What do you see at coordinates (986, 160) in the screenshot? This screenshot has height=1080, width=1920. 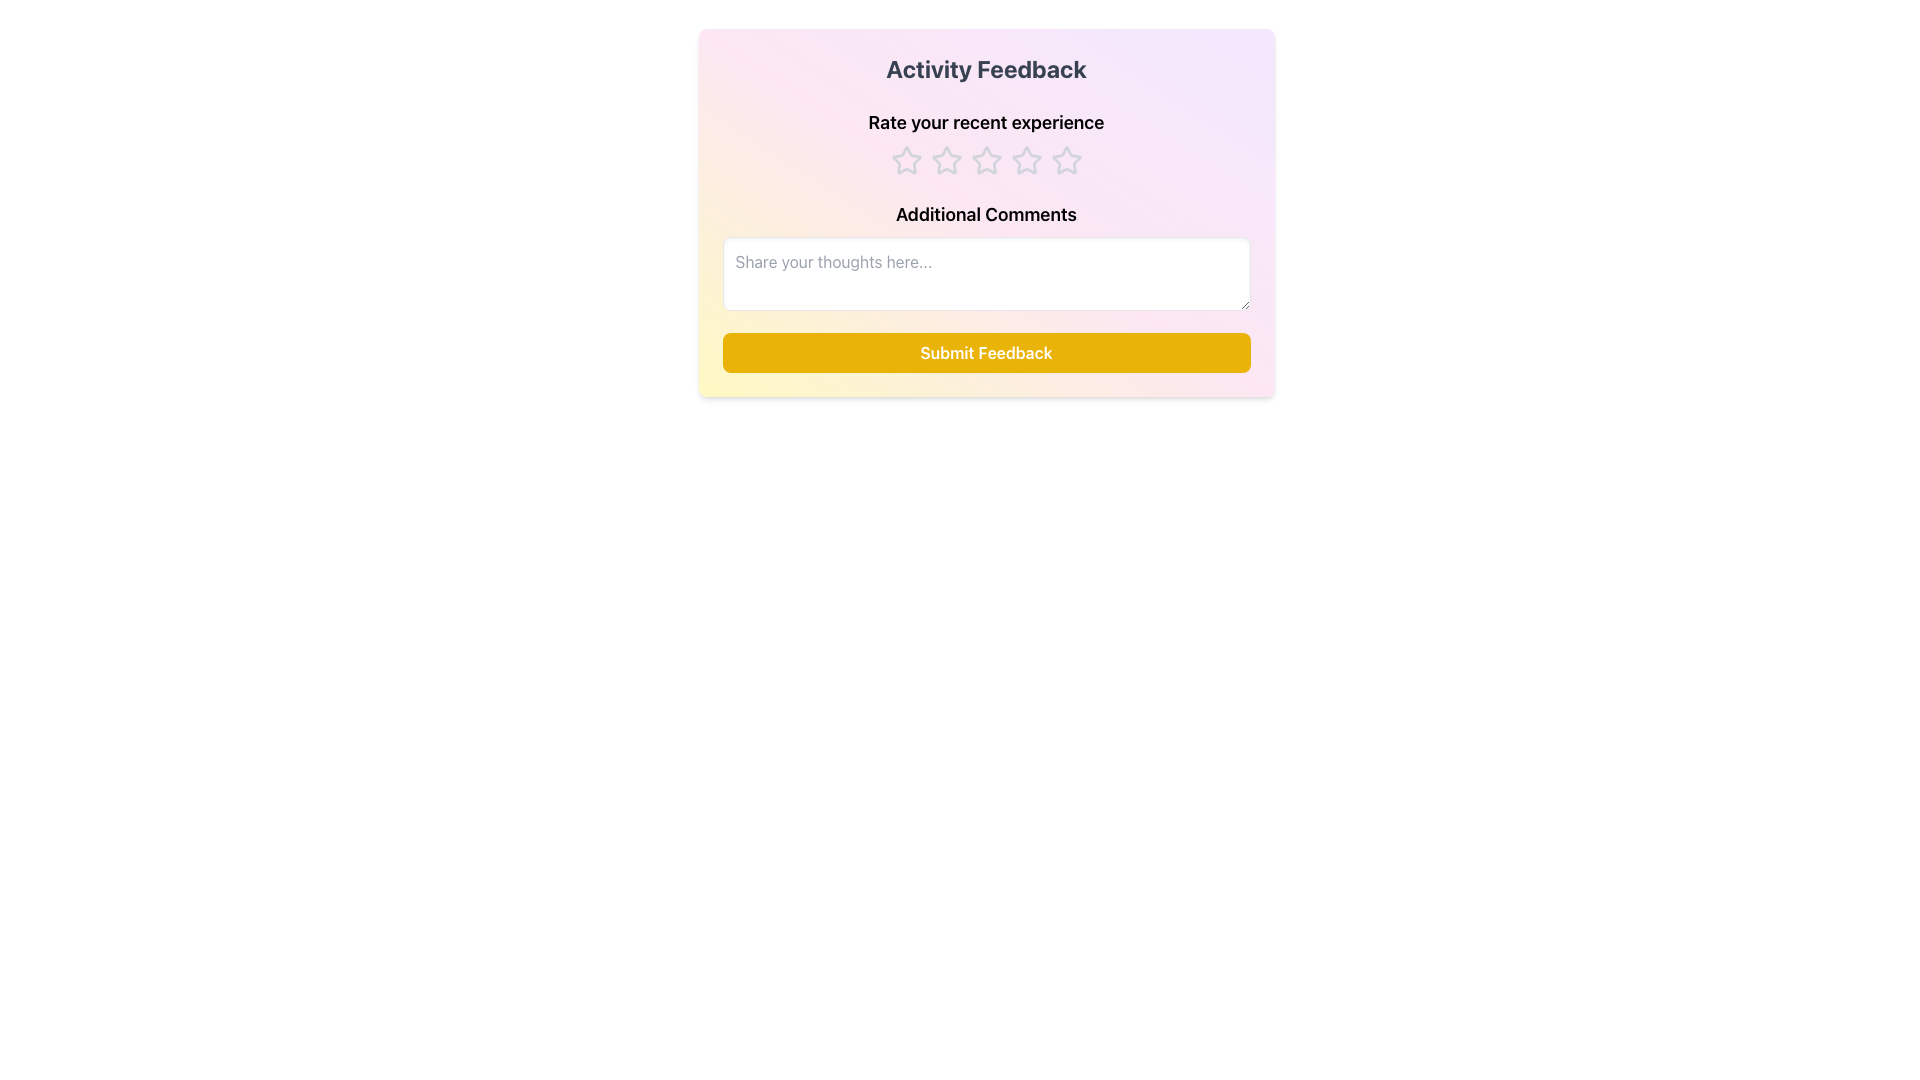 I see `the Rating Control, which consists of five aligned star icons styled in light gray, located in the feedback form section titled 'Rate your recent experience'` at bounding box center [986, 160].